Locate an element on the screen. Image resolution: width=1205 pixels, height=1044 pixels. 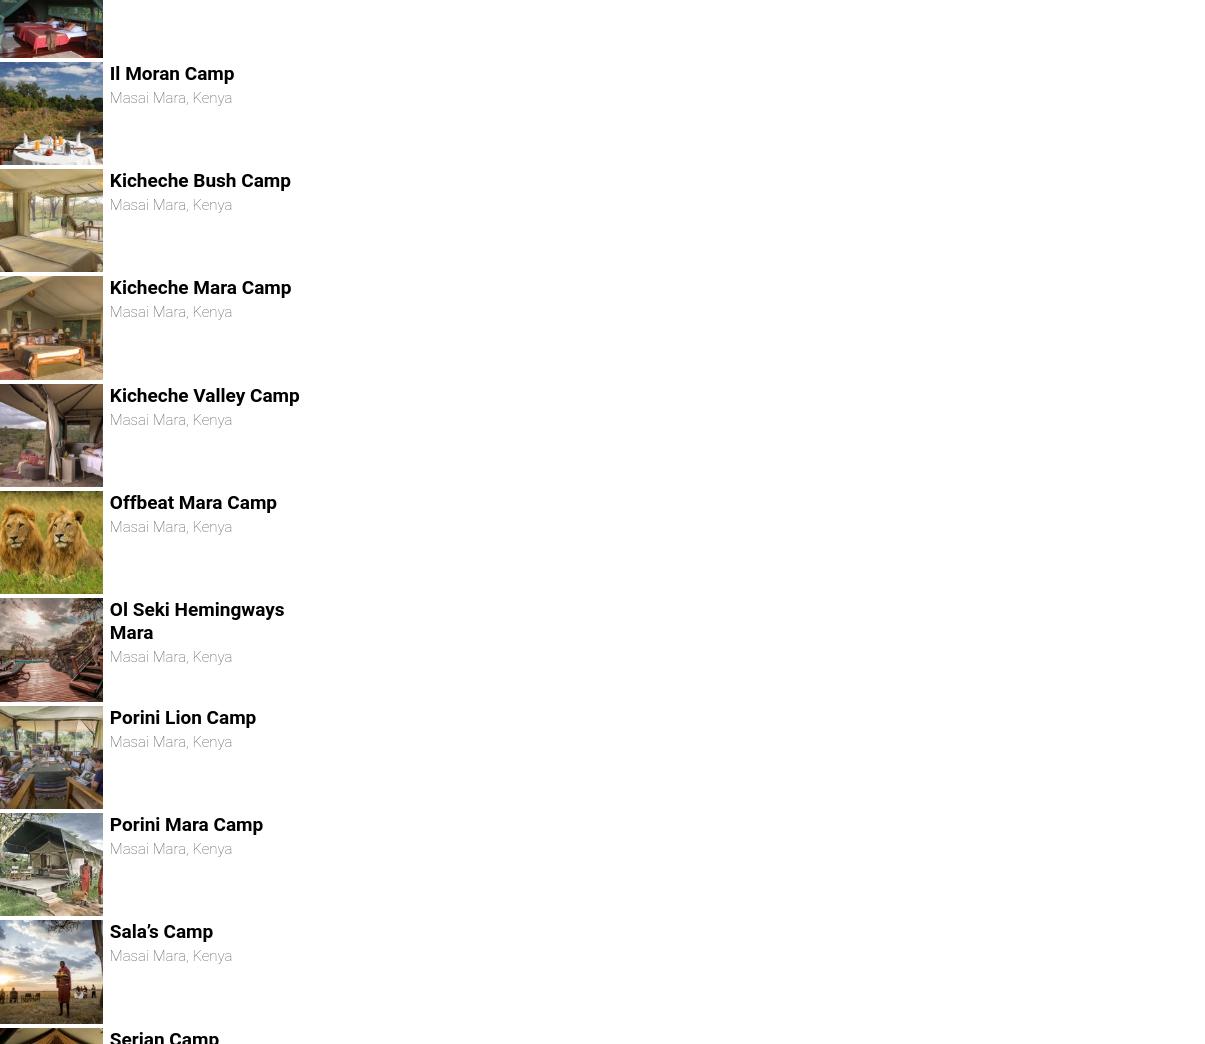
'Ol Seki Hemingways Mara' is located at coordinates (195, 620).